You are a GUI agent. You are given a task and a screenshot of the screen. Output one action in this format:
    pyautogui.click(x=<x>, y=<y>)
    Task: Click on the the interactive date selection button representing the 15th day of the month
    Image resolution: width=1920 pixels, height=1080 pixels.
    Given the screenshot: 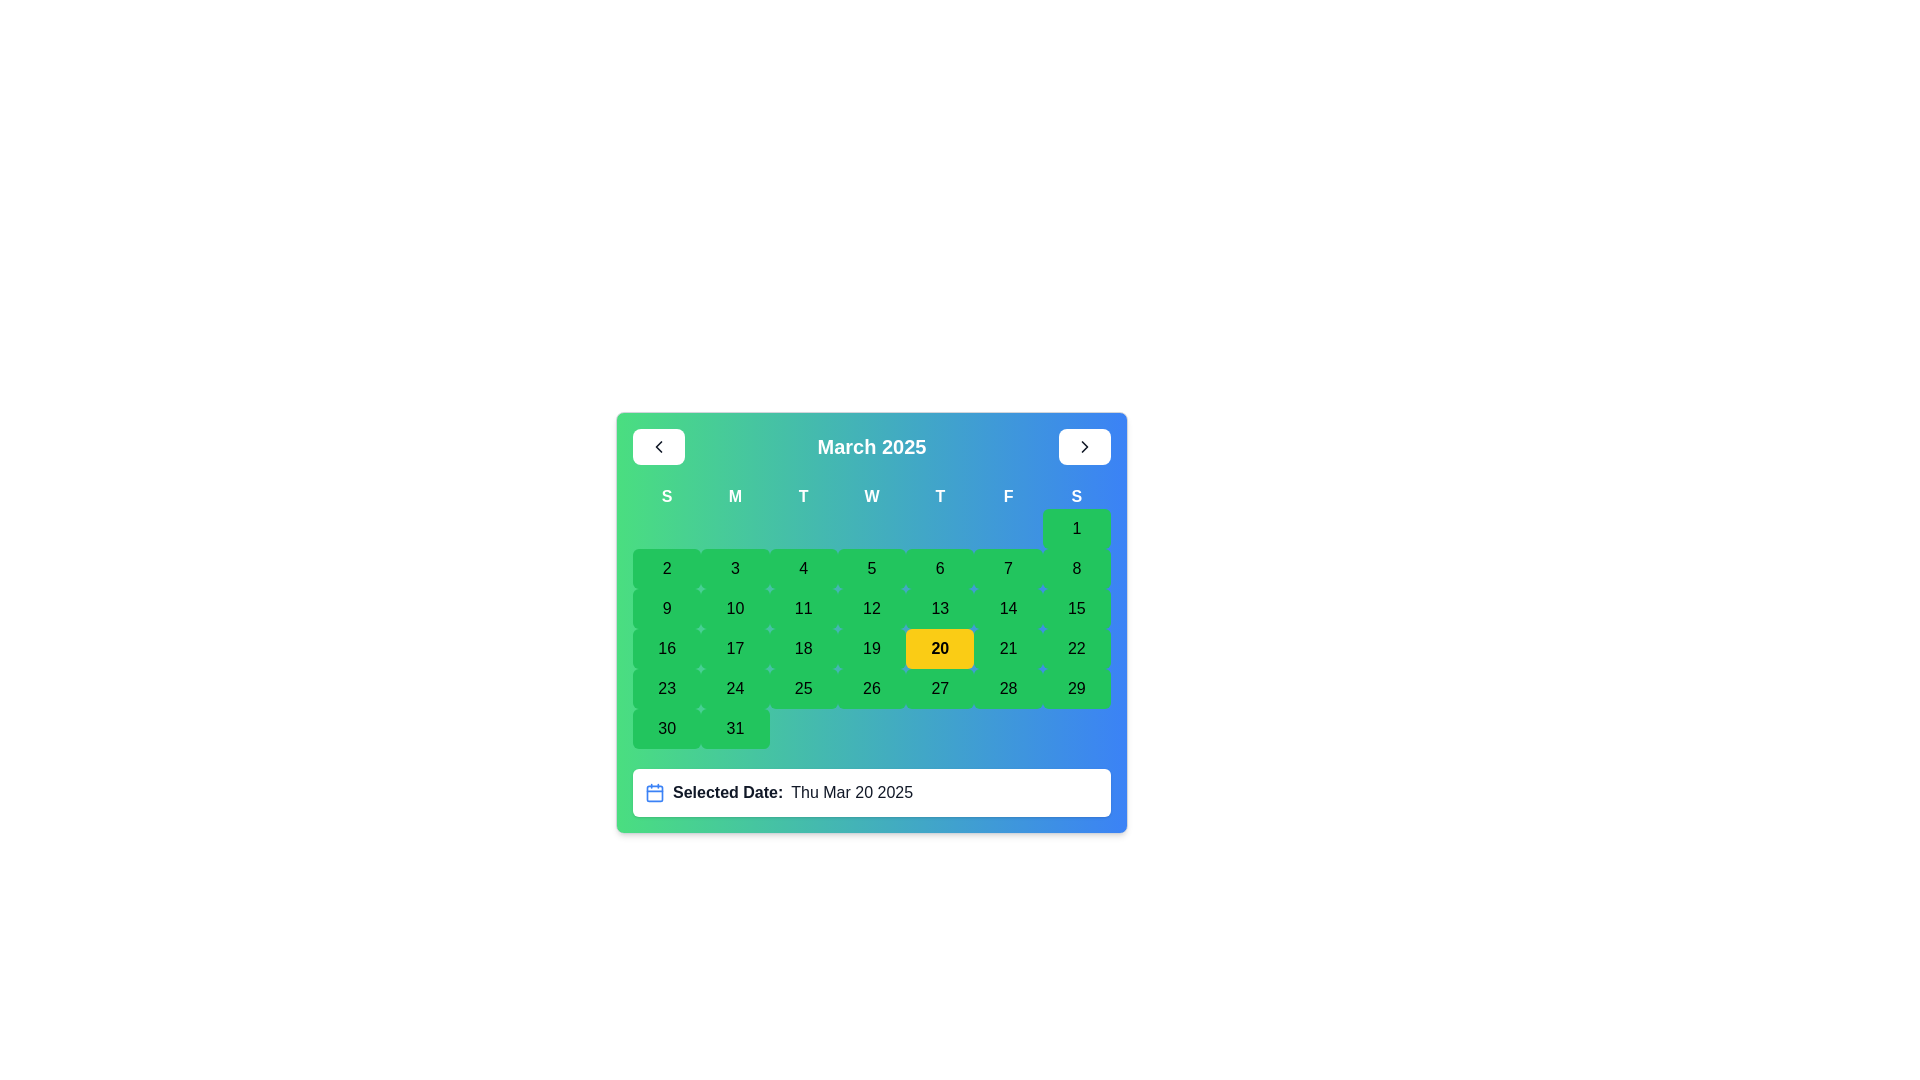 What is the action you would take?
    pyautogui.click(x=1075, y=608)
    